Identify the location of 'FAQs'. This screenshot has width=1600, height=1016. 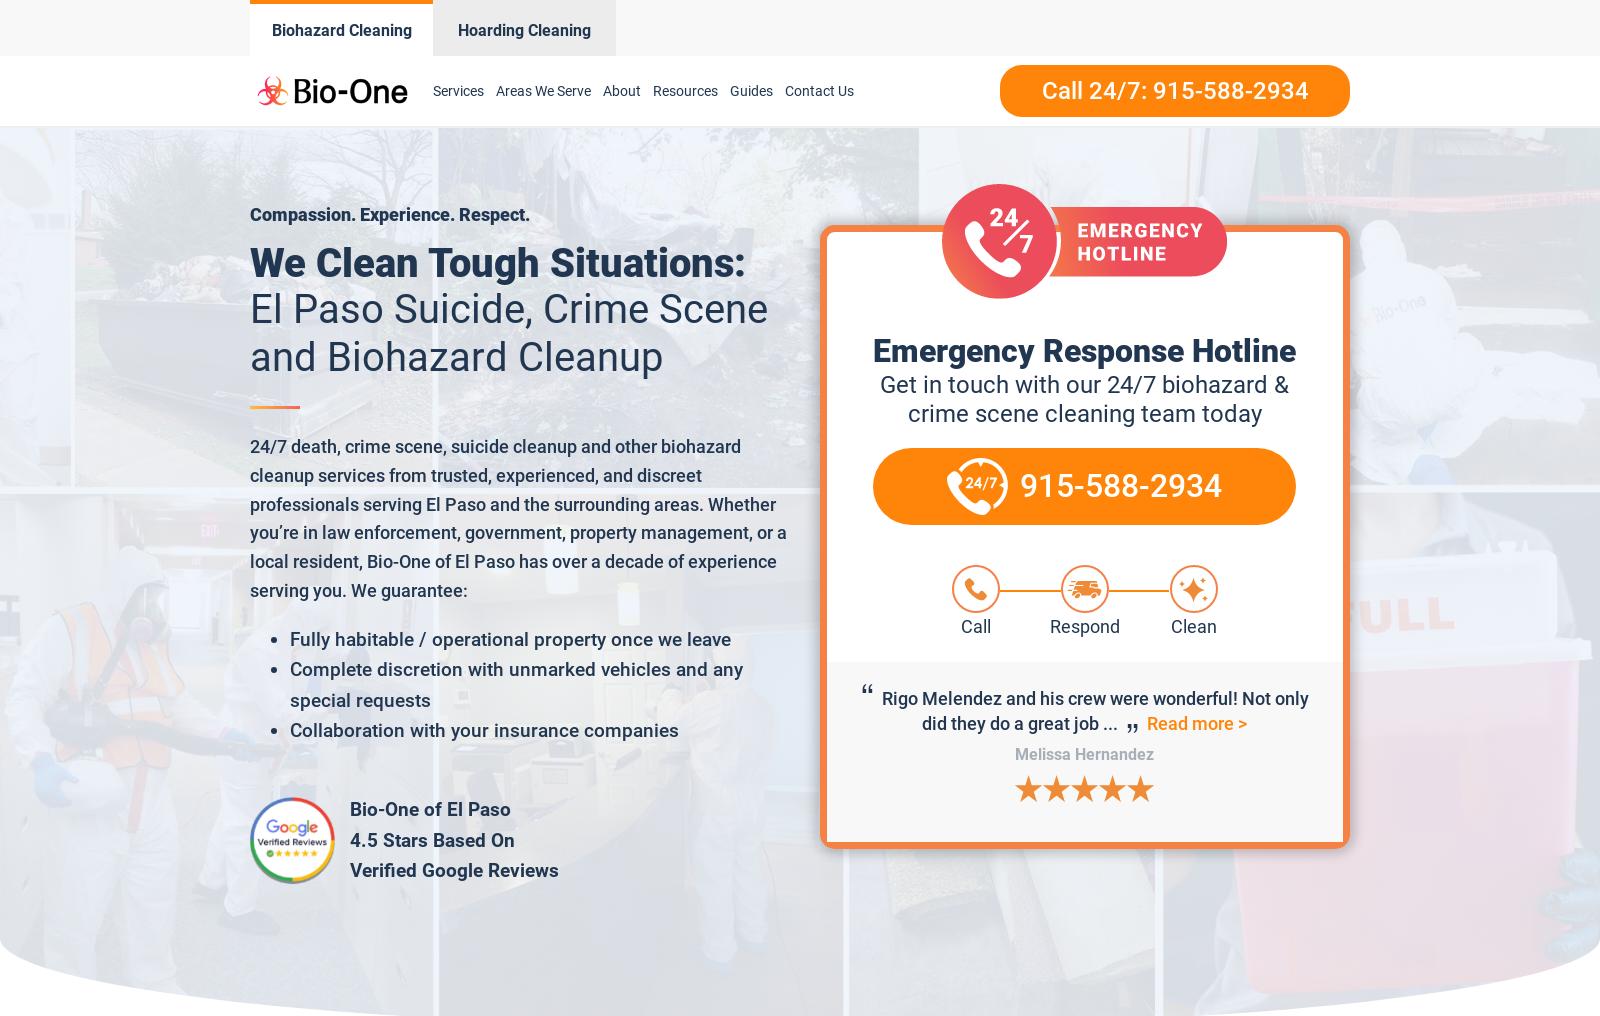
(679, 321).